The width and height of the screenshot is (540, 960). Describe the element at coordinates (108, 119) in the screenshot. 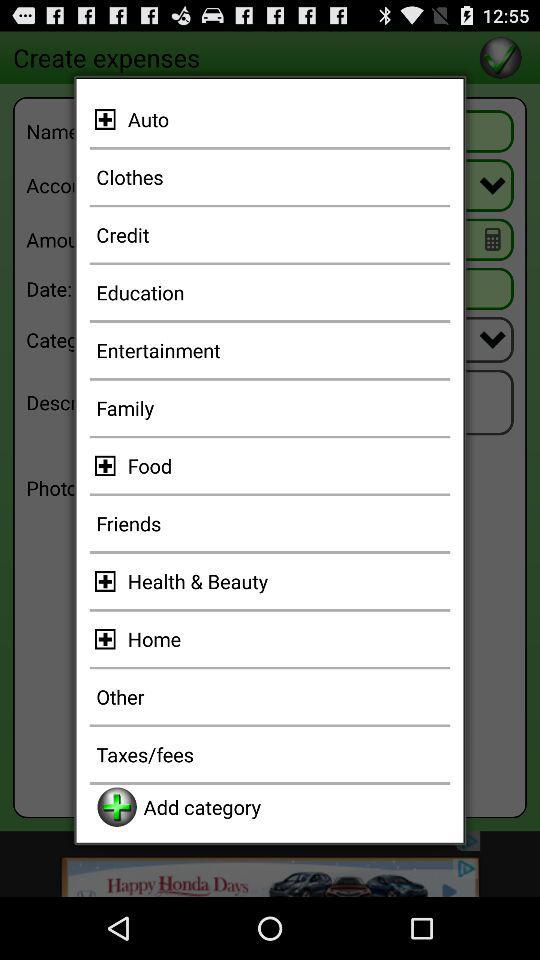

I see `less options` at that location.